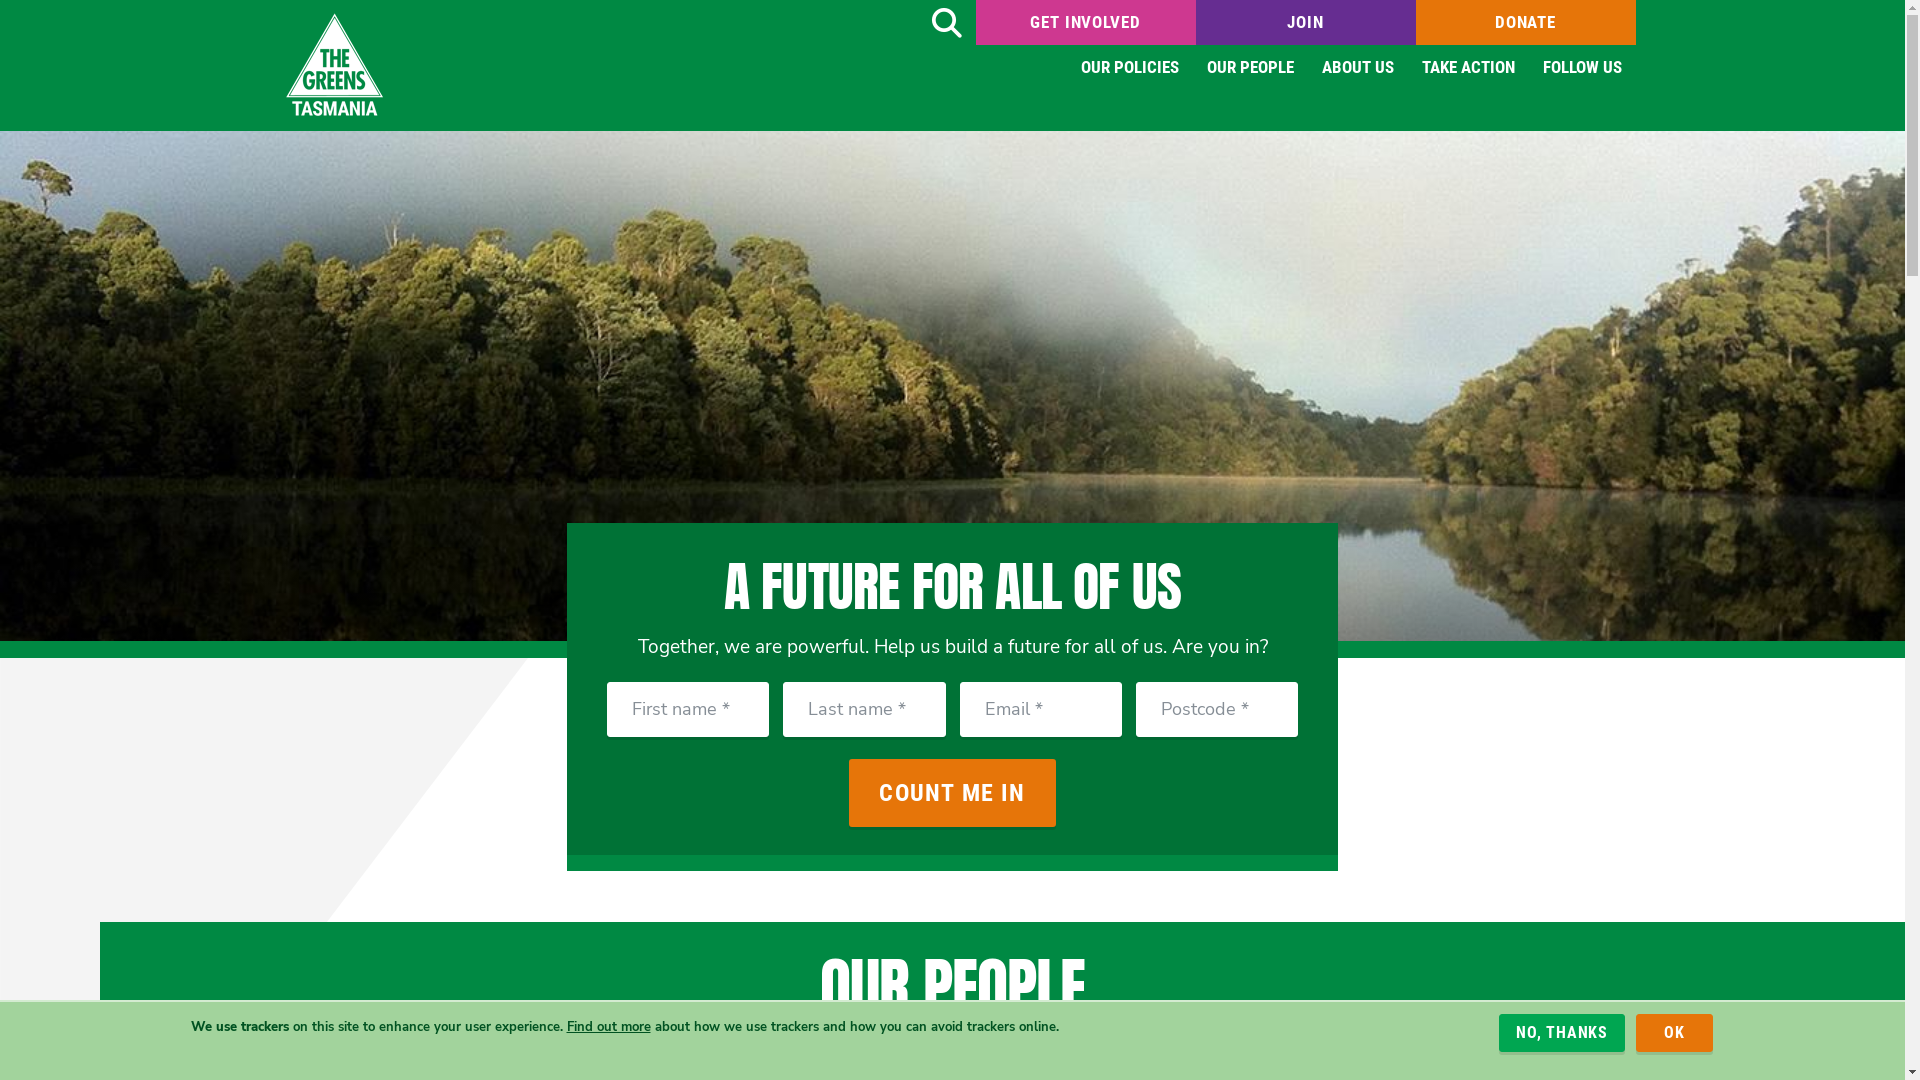 This screenshot has width=1920, height=1080. What do you see at coordinates (1580, 66) in the screenshot?
I see `'FOLLOW US'` at bounding box center [1580, 66].